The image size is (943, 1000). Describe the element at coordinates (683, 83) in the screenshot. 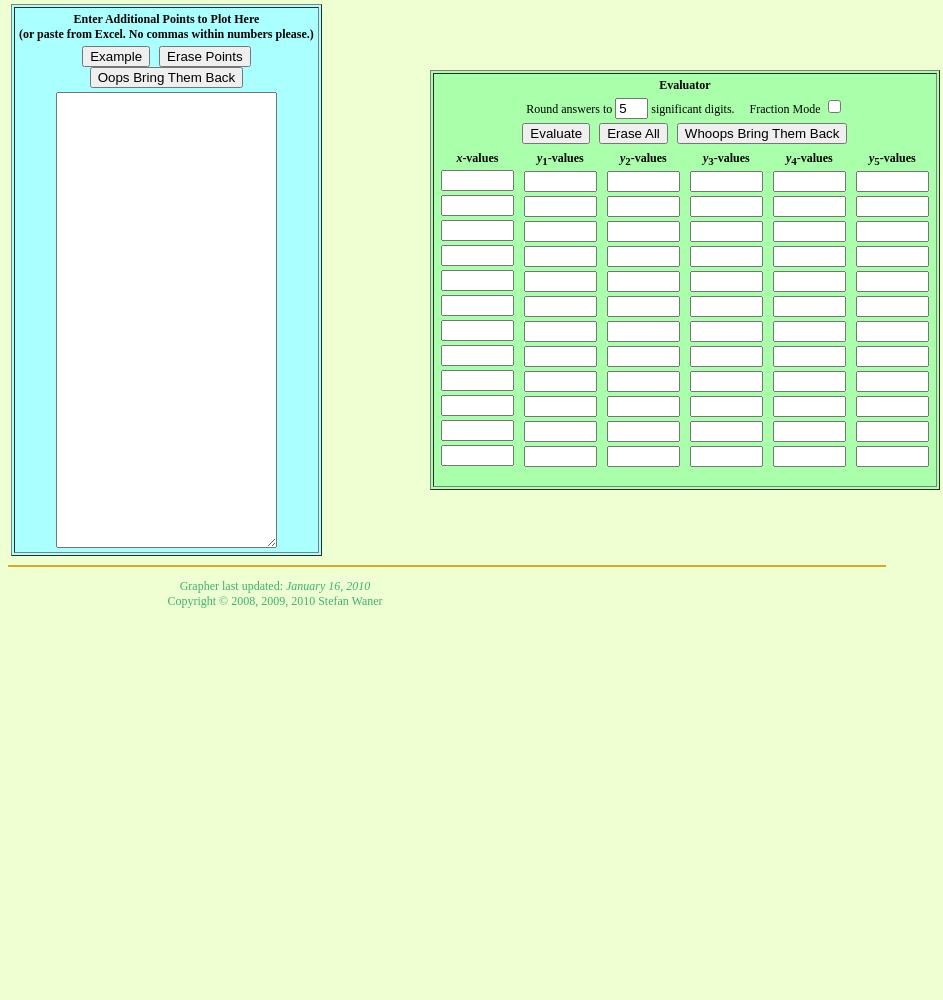

I see `'Evaluator'` at that location.